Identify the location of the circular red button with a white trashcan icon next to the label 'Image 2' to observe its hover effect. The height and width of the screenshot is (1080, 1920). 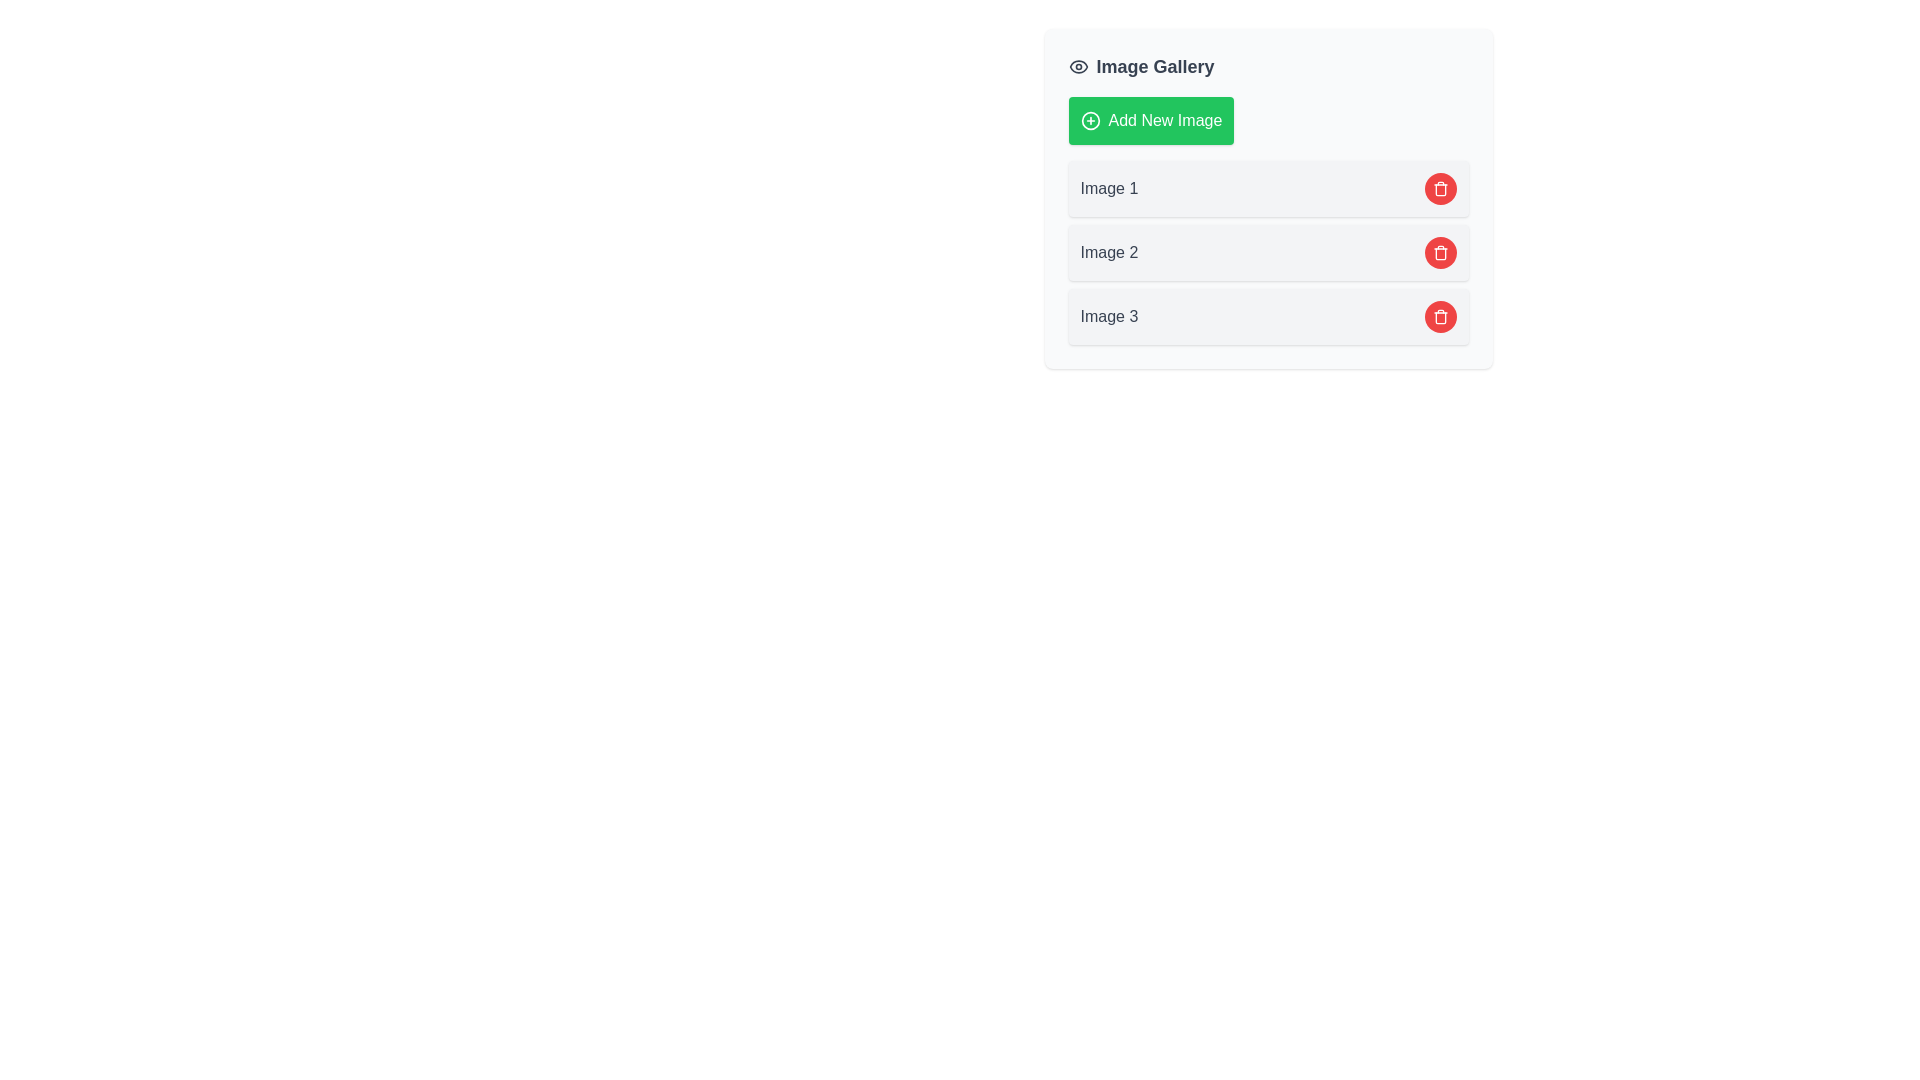
(1440, 252).